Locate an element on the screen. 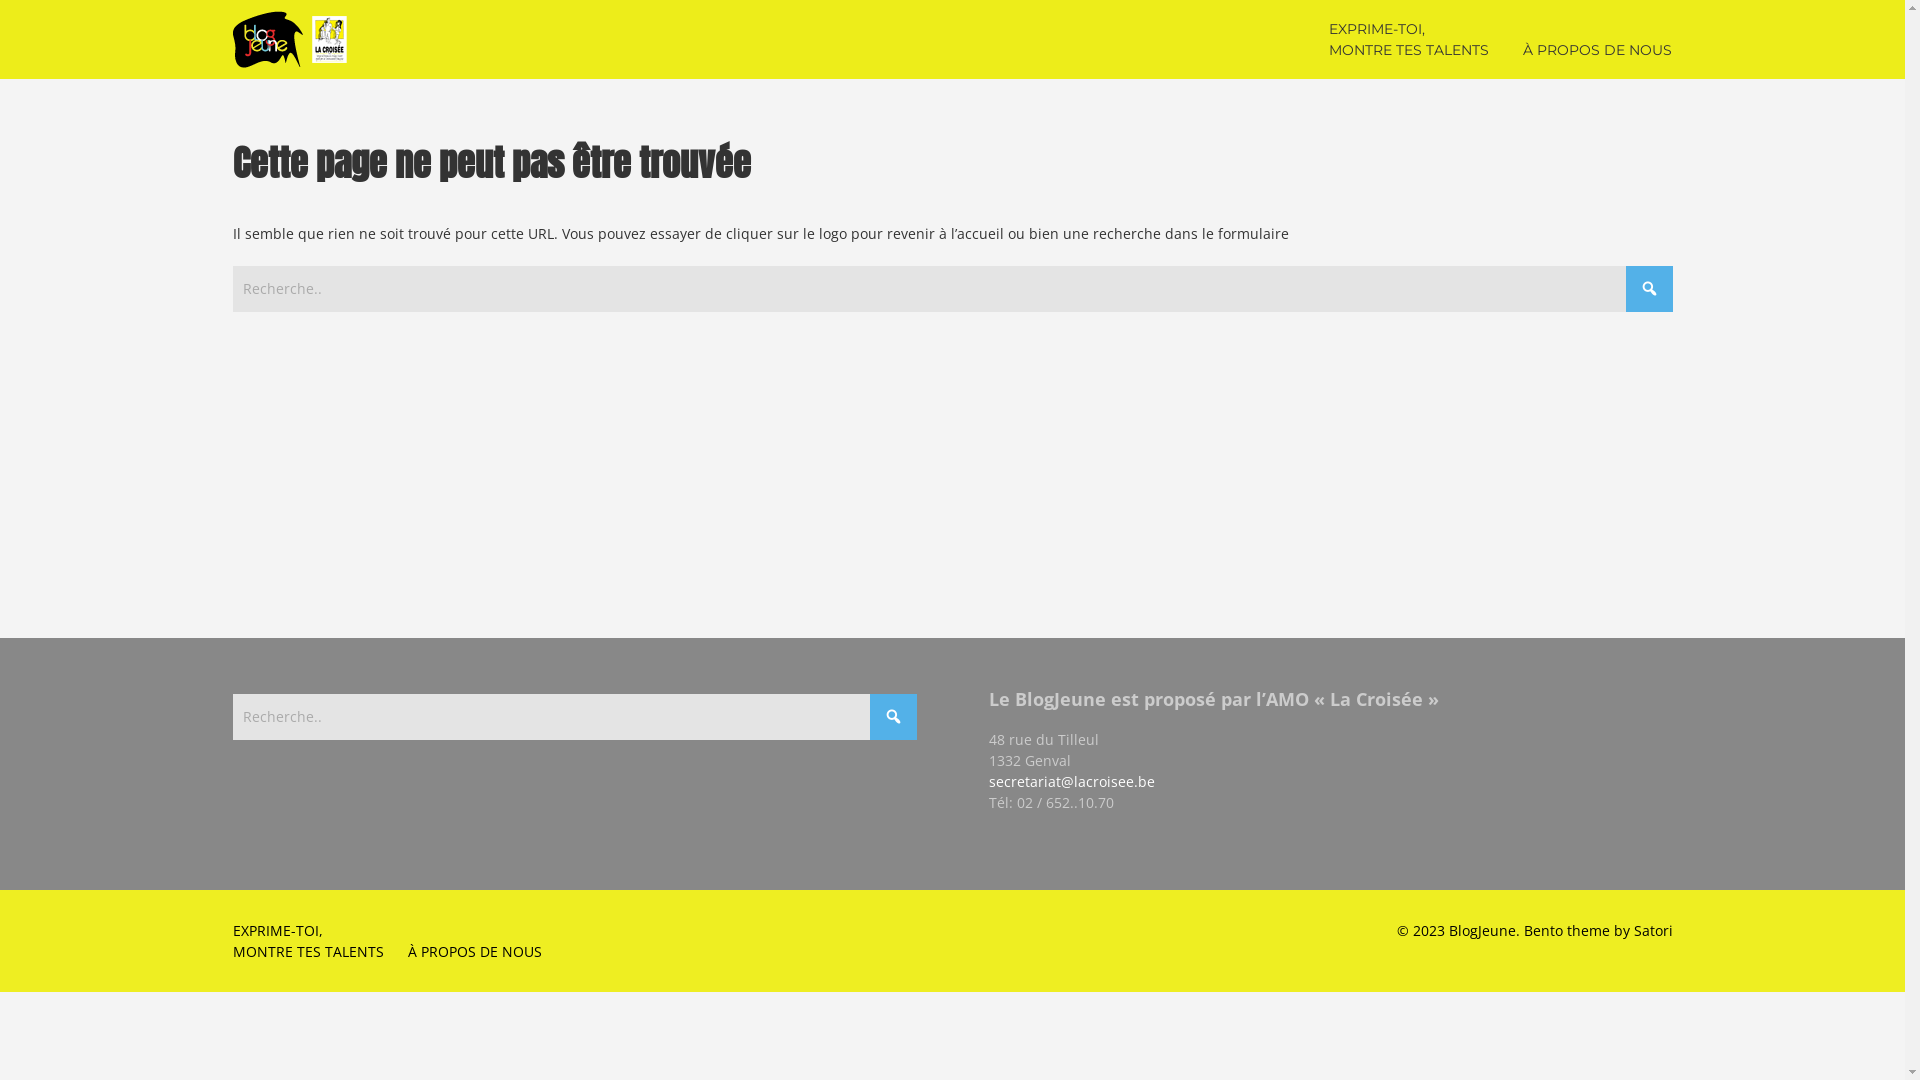 The image size is (1920, 1080). 'EXPRIME-TOI, is located at coordinates (1408, 39).